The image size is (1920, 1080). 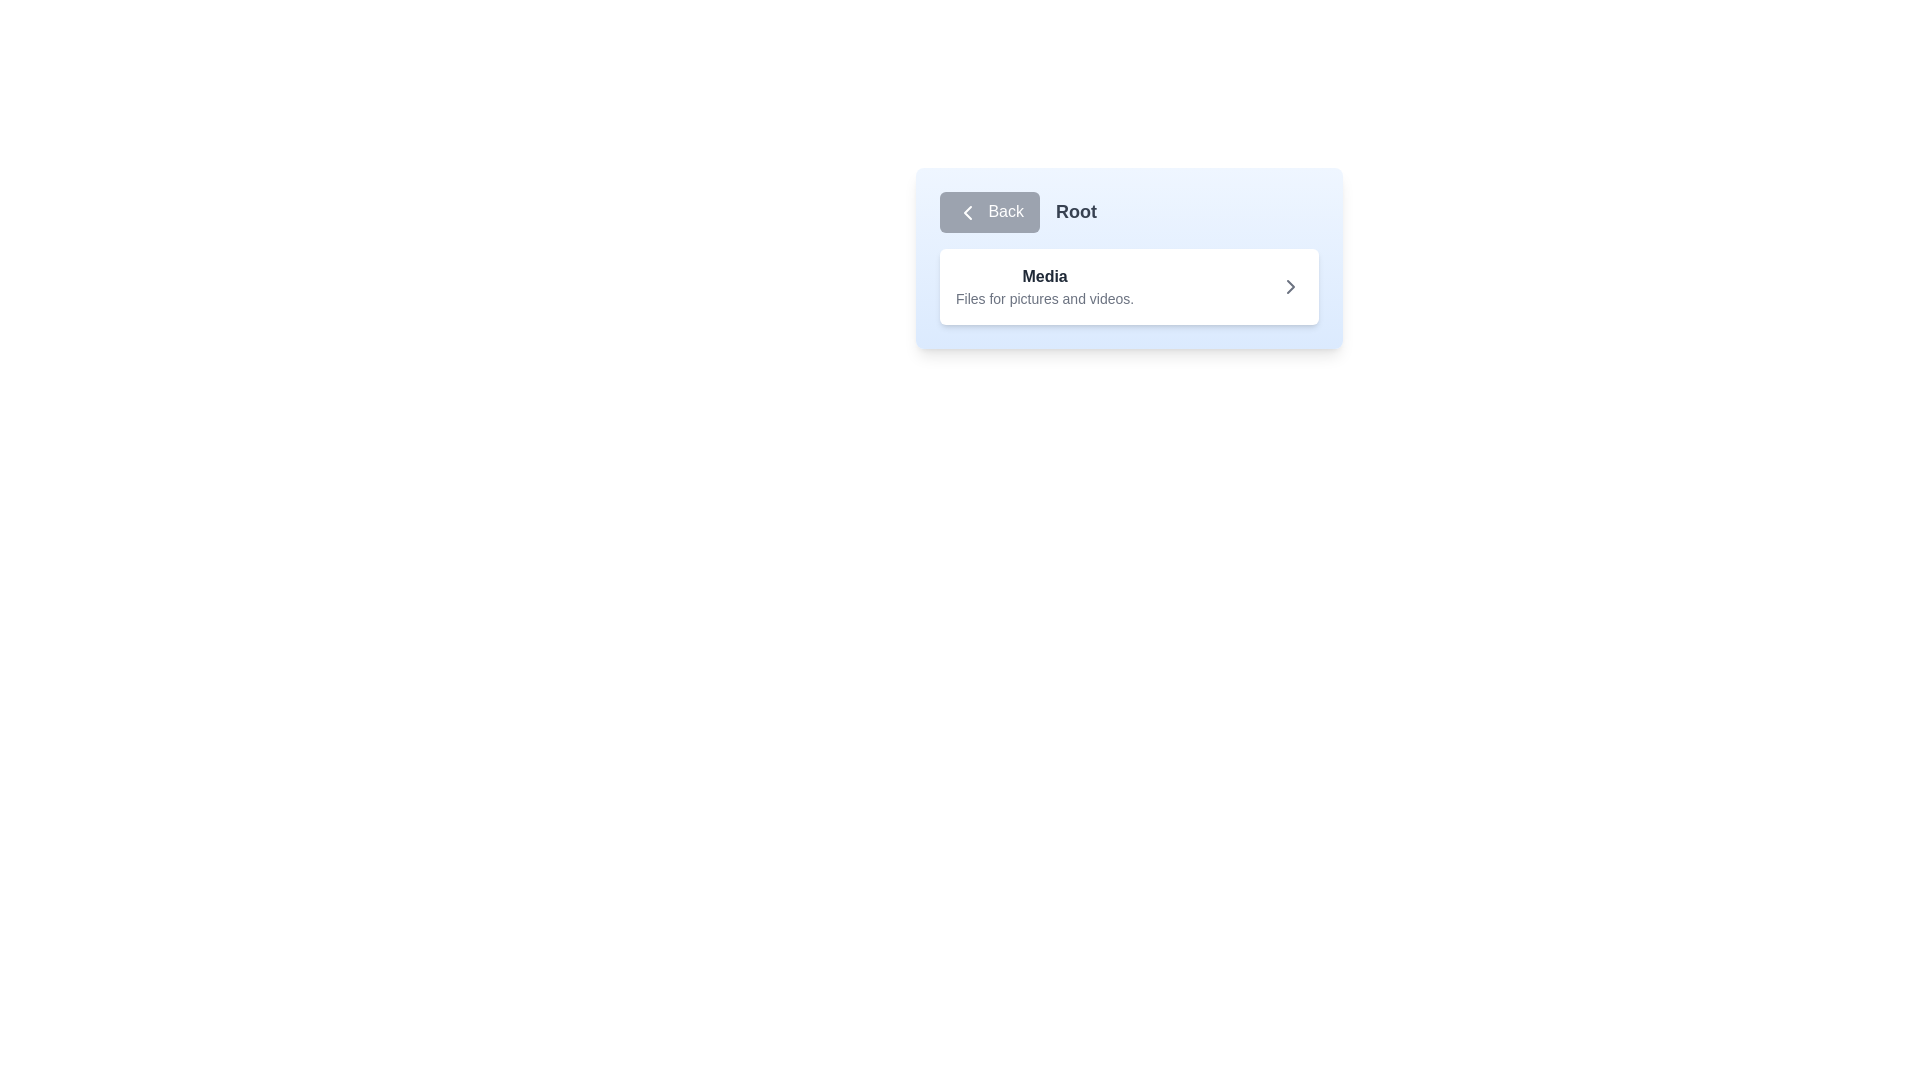 What do you see at coordinates (1291, 285) in the screenshot?
I see `the right-pointing chevron icon styled as an SVG graphic, which is located on the far right side of the panel labeled 'Media'` at bounding box center [1291, 285].